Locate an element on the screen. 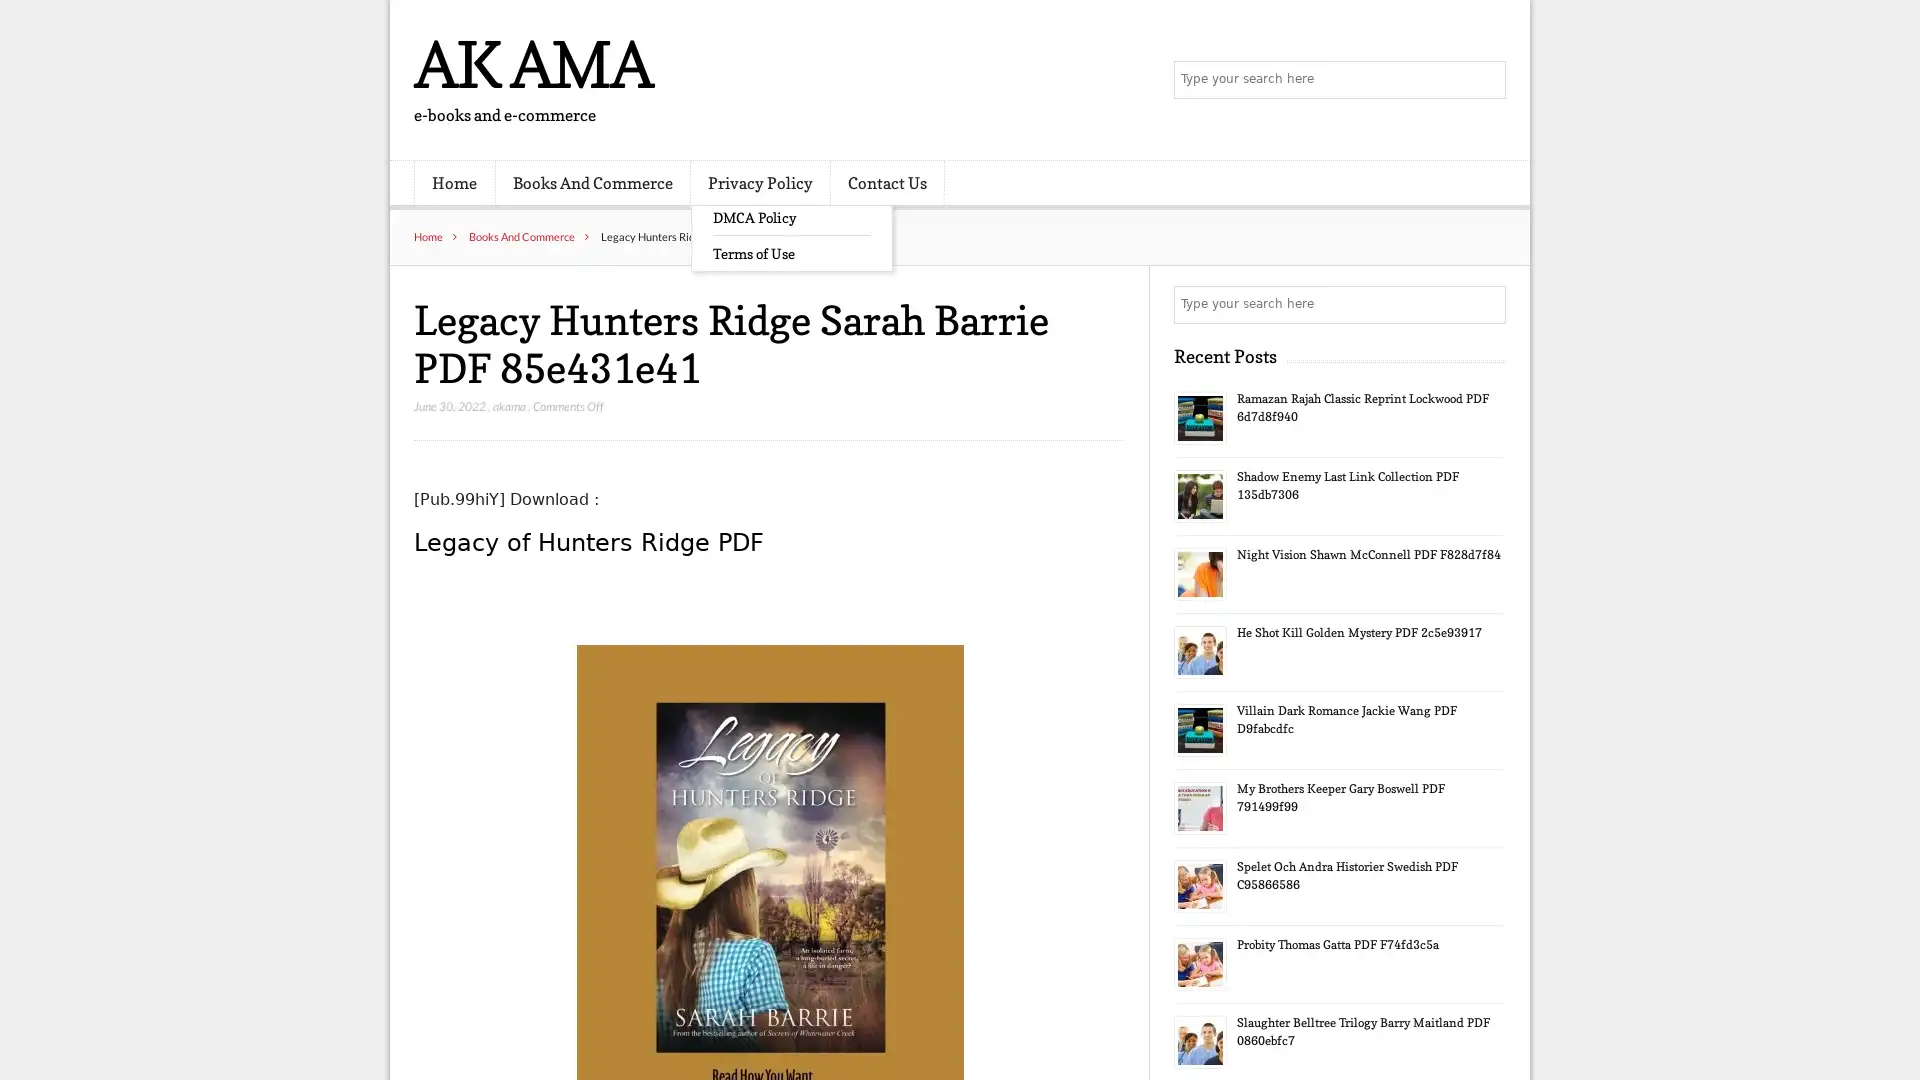  Search is located at coordinates (1485, 80).